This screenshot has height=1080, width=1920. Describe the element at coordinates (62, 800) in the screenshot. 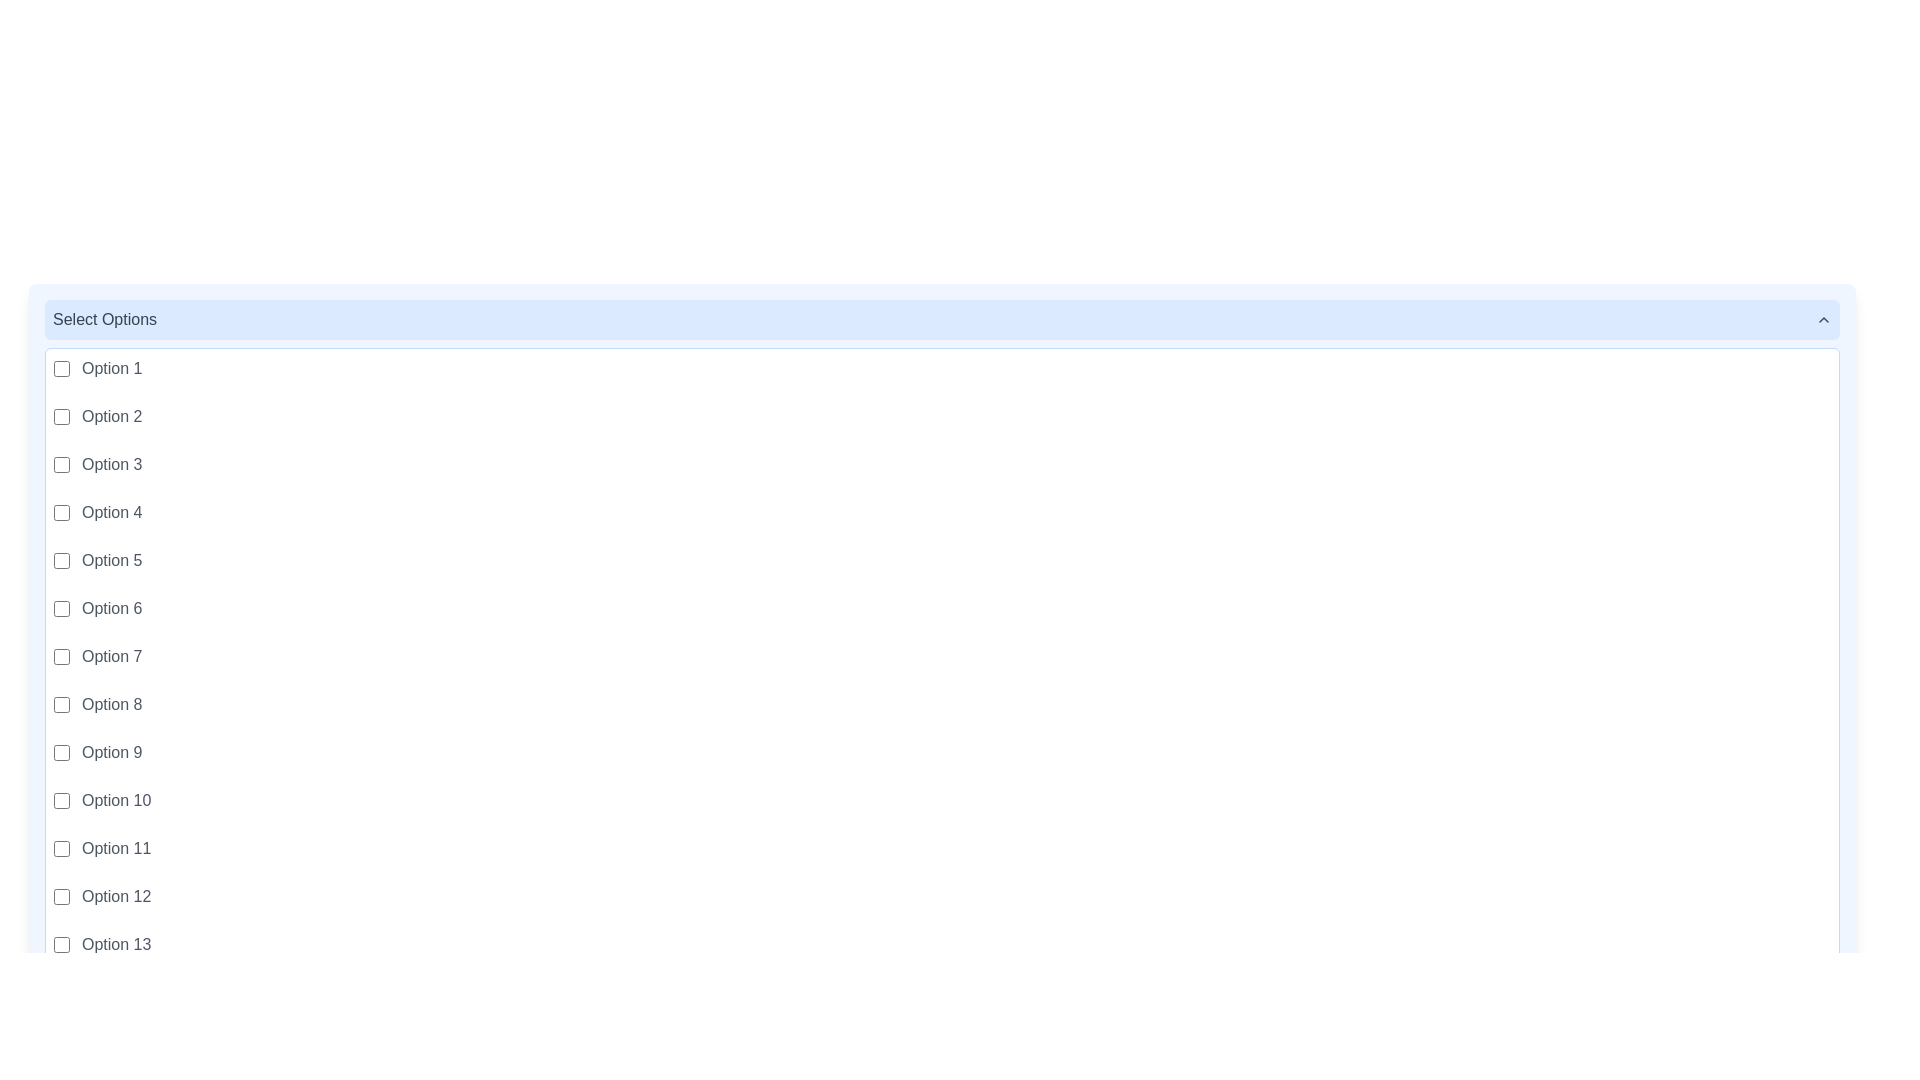

I see `the checkbox corresponding to 'Option 10'` at that location.